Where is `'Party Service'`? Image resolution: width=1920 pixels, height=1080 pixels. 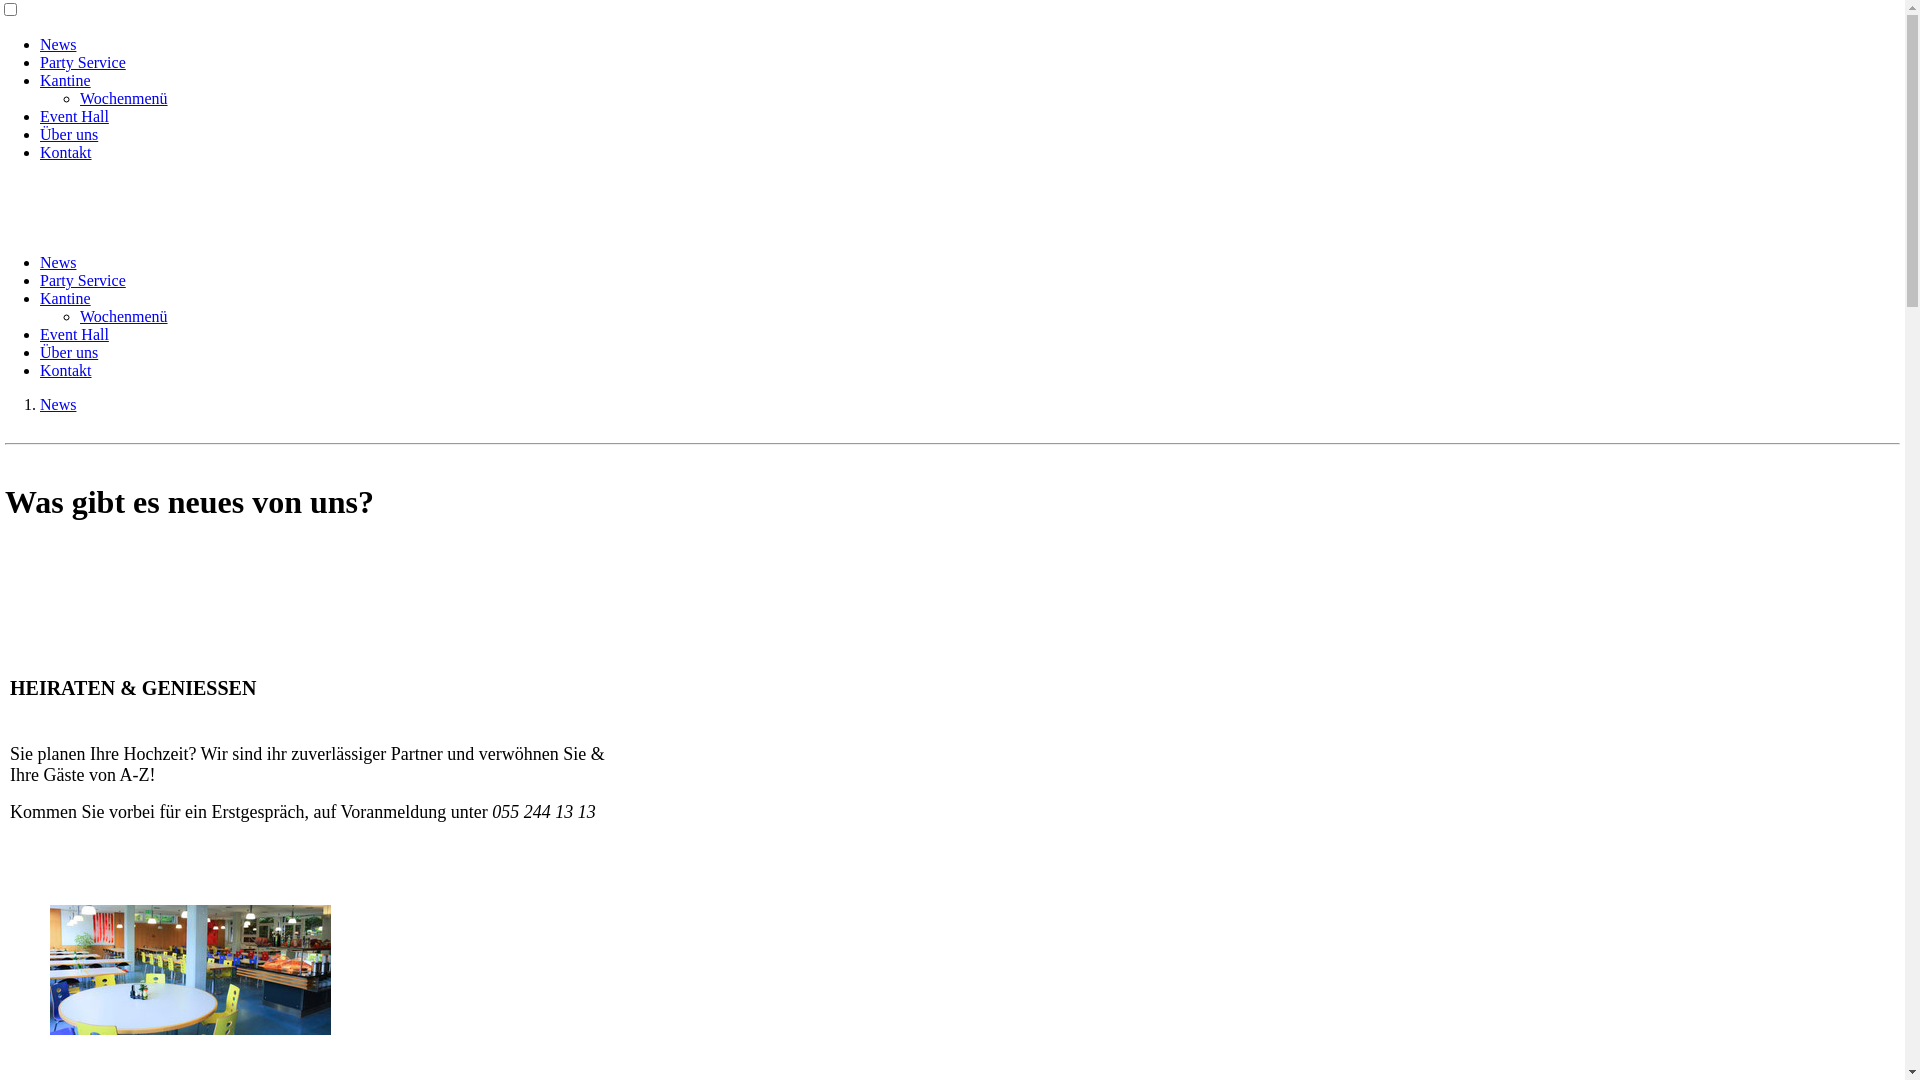
'Party Service' is located at coordinates (81, 280).